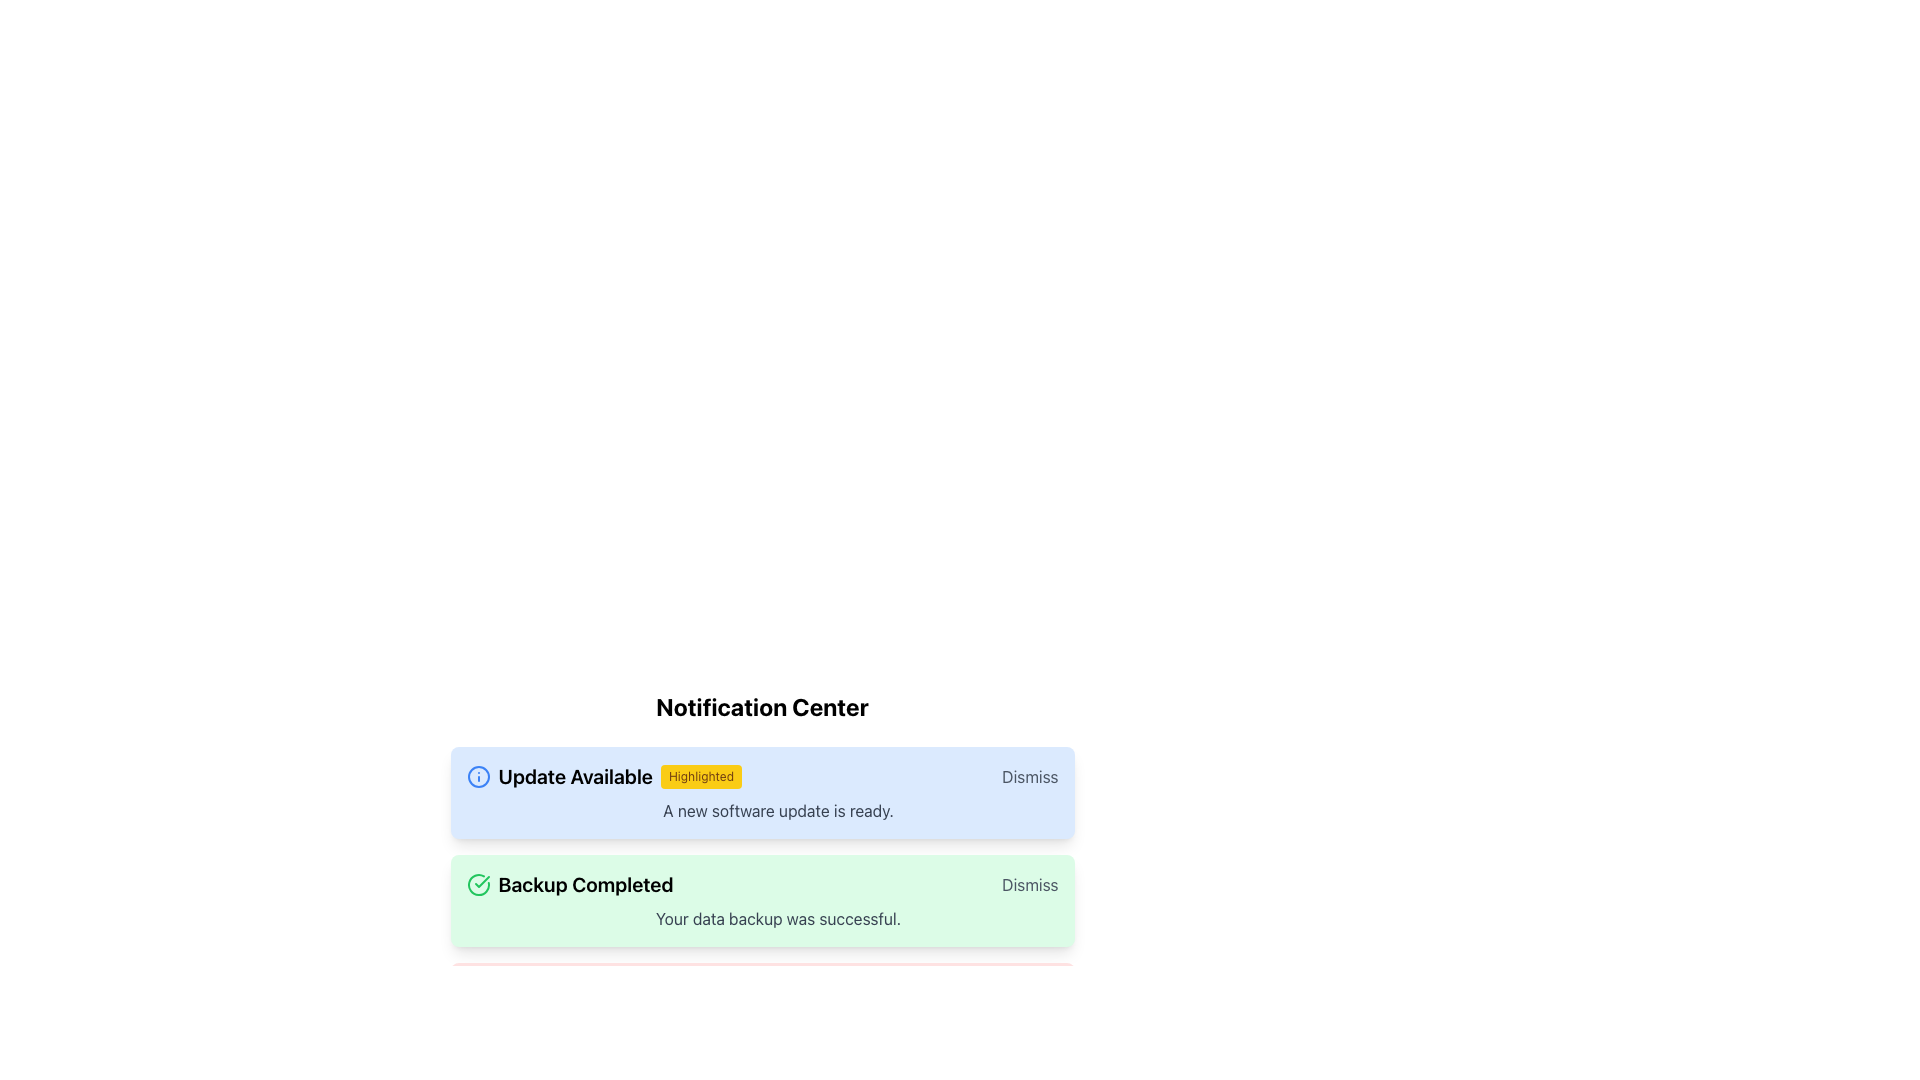  I want to click on the small green checkmark icon located within a circular boundary, which is part of the 'Backup Completed' notification, positioned to the left of the text label in the Notification Center, so click(481, 881).